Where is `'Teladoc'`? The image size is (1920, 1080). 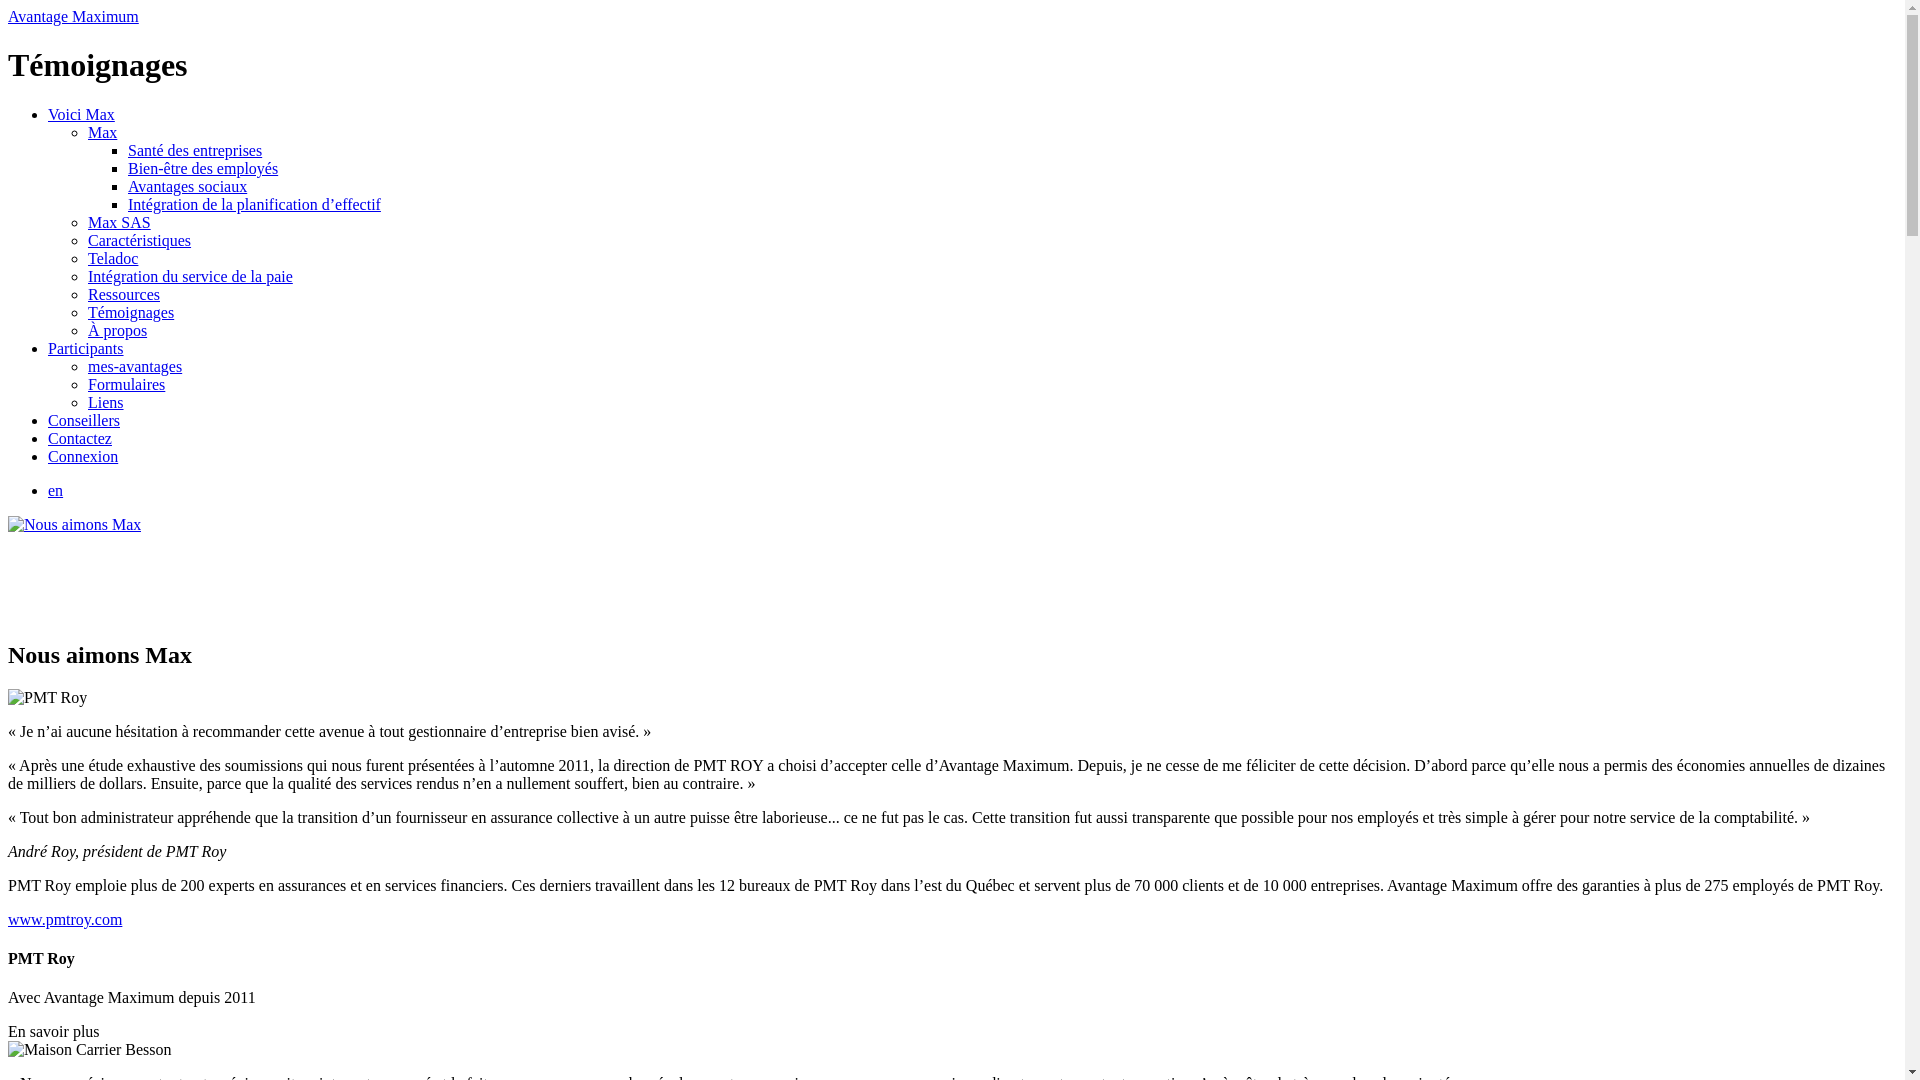
'Teladoc' is located at coordinates (112, 257).